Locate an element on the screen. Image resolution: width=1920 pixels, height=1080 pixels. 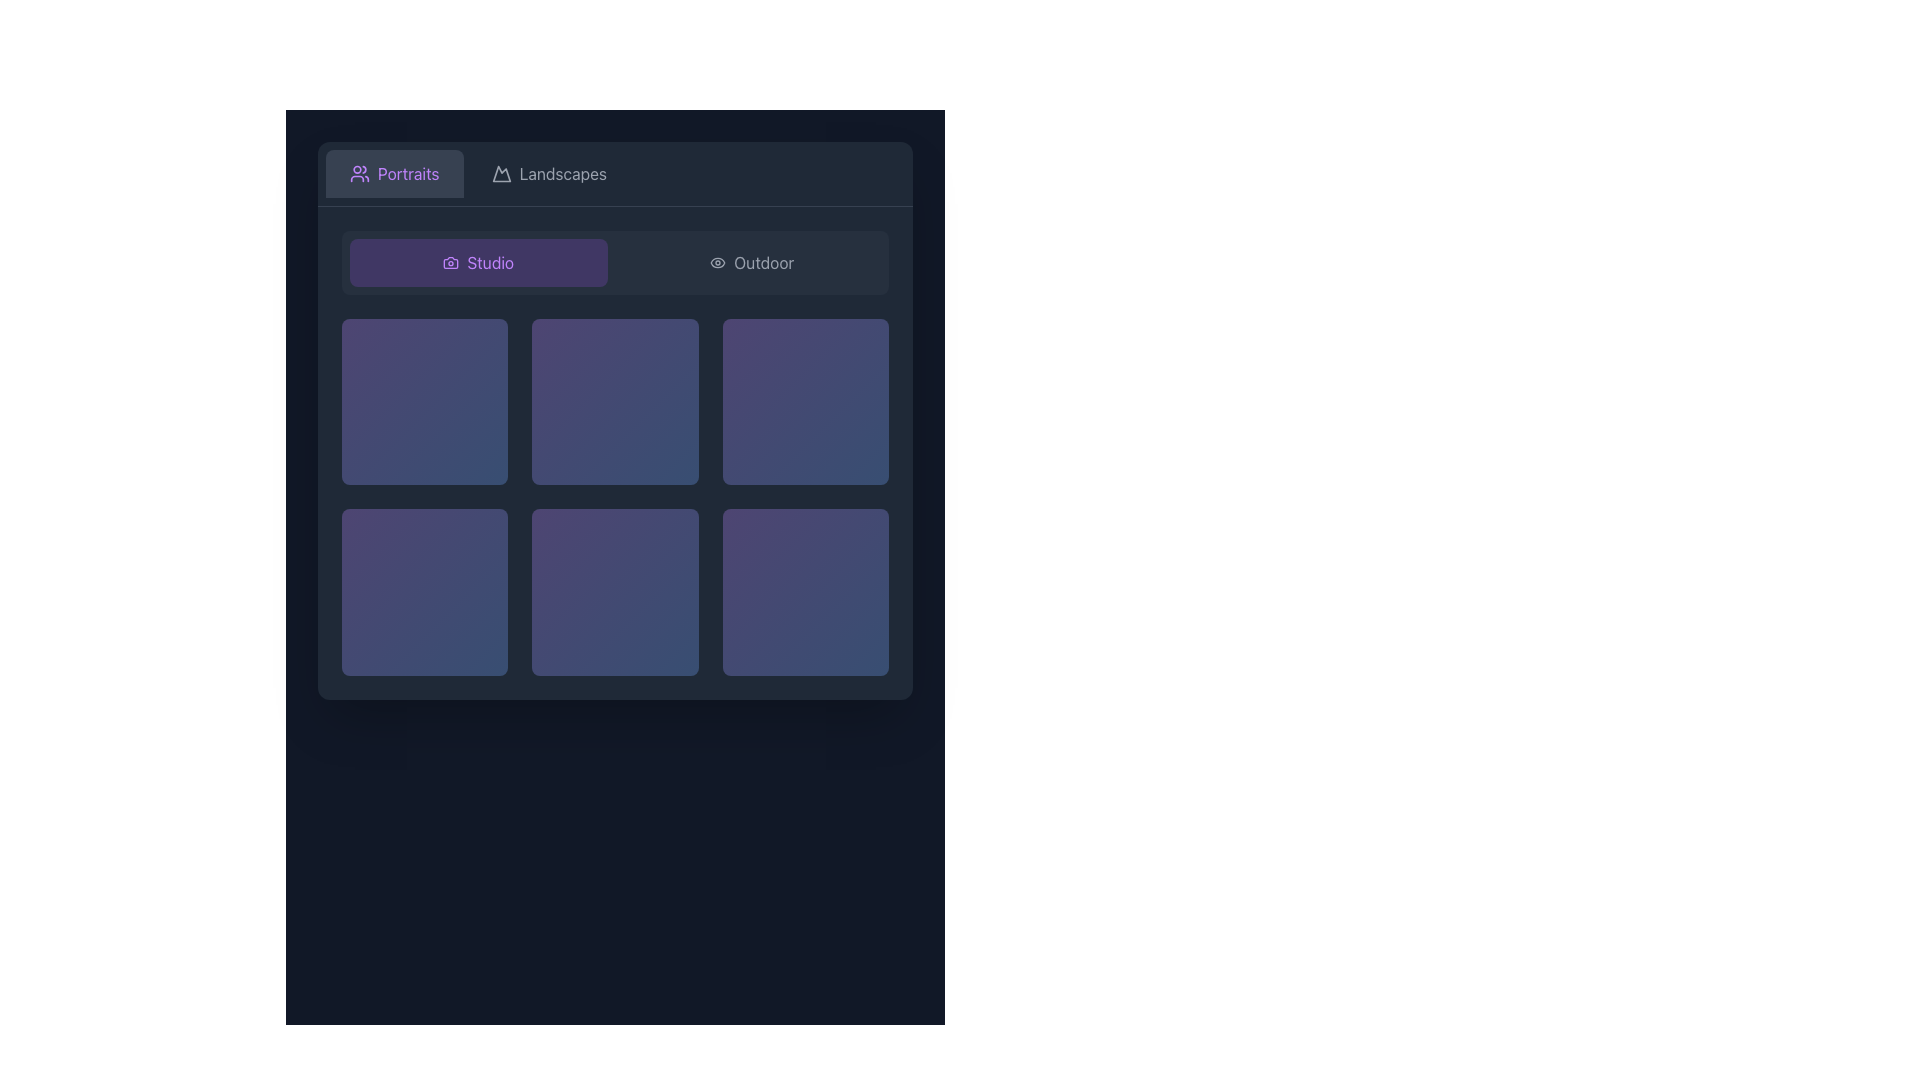
the second card is located at coordinates (614, 402).